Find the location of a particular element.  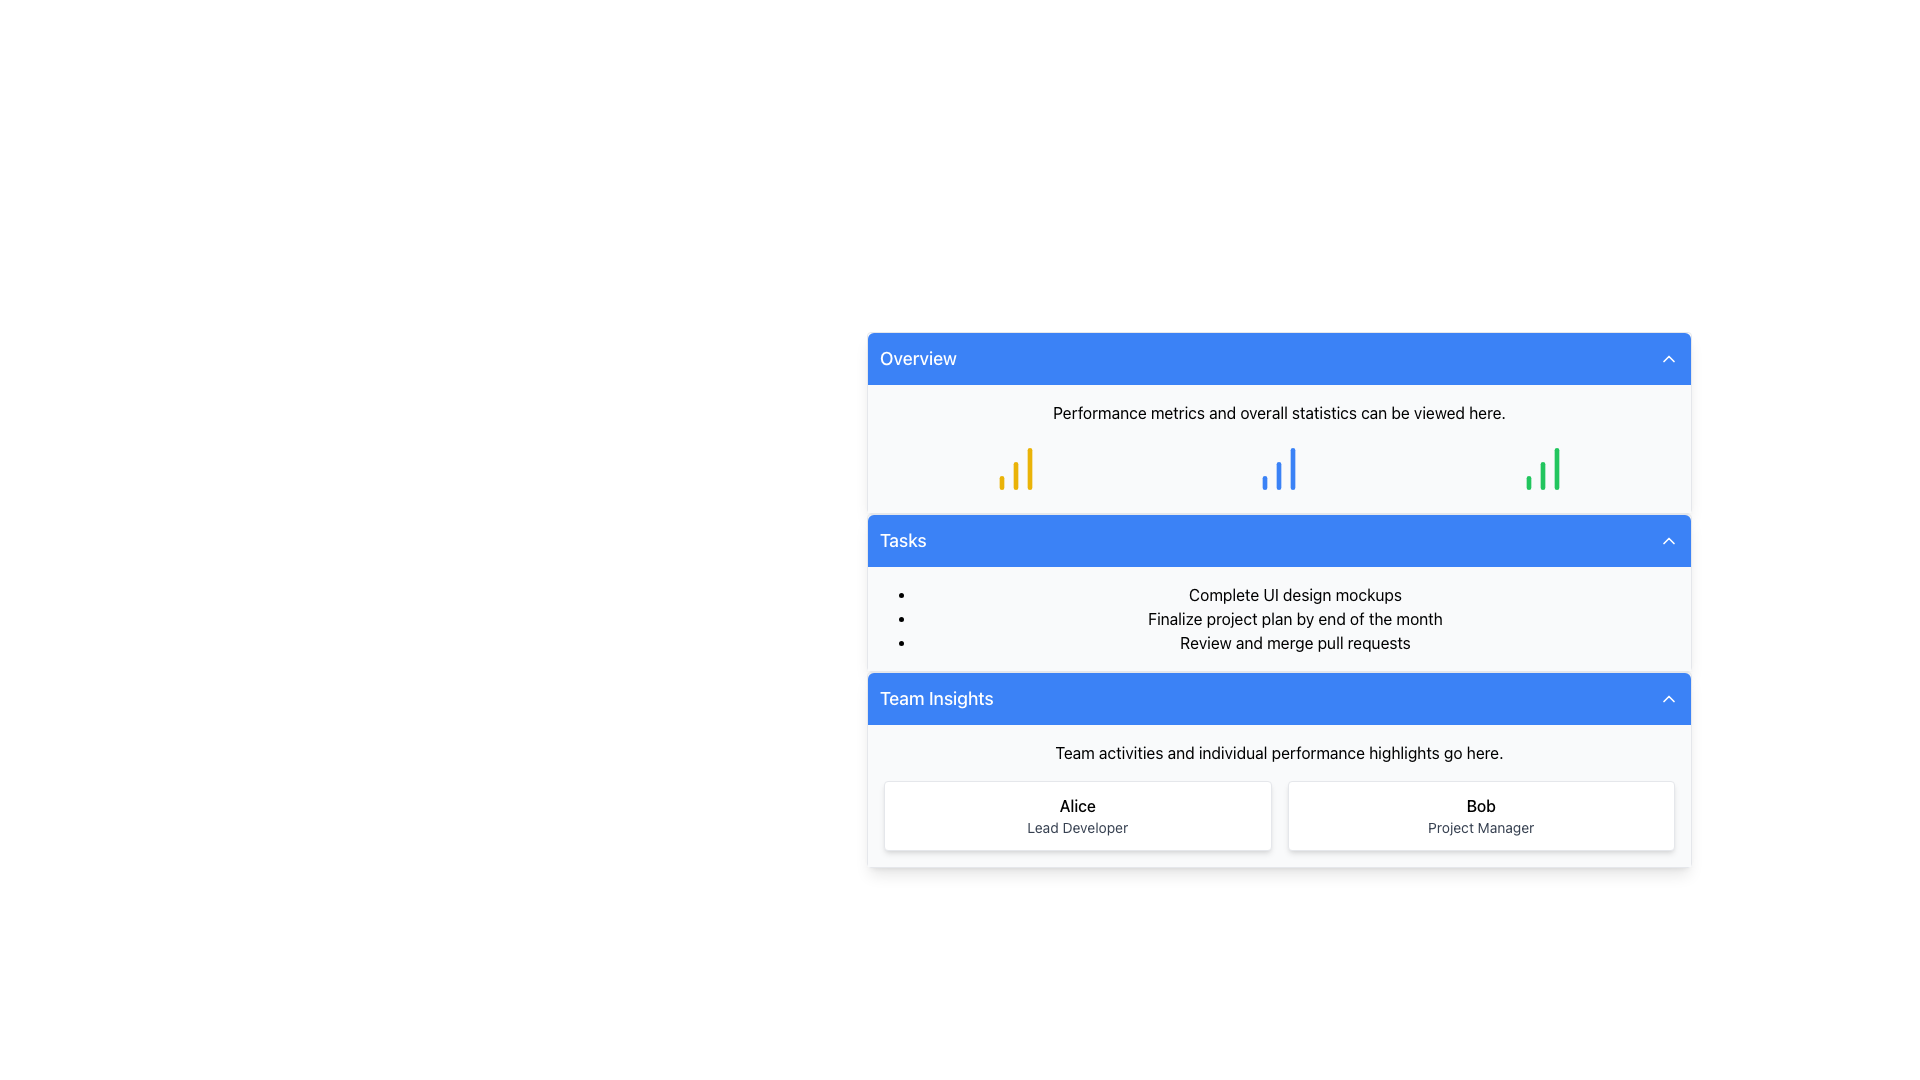

the middle group of blue bar charts is located at coordinates (1278, 469).